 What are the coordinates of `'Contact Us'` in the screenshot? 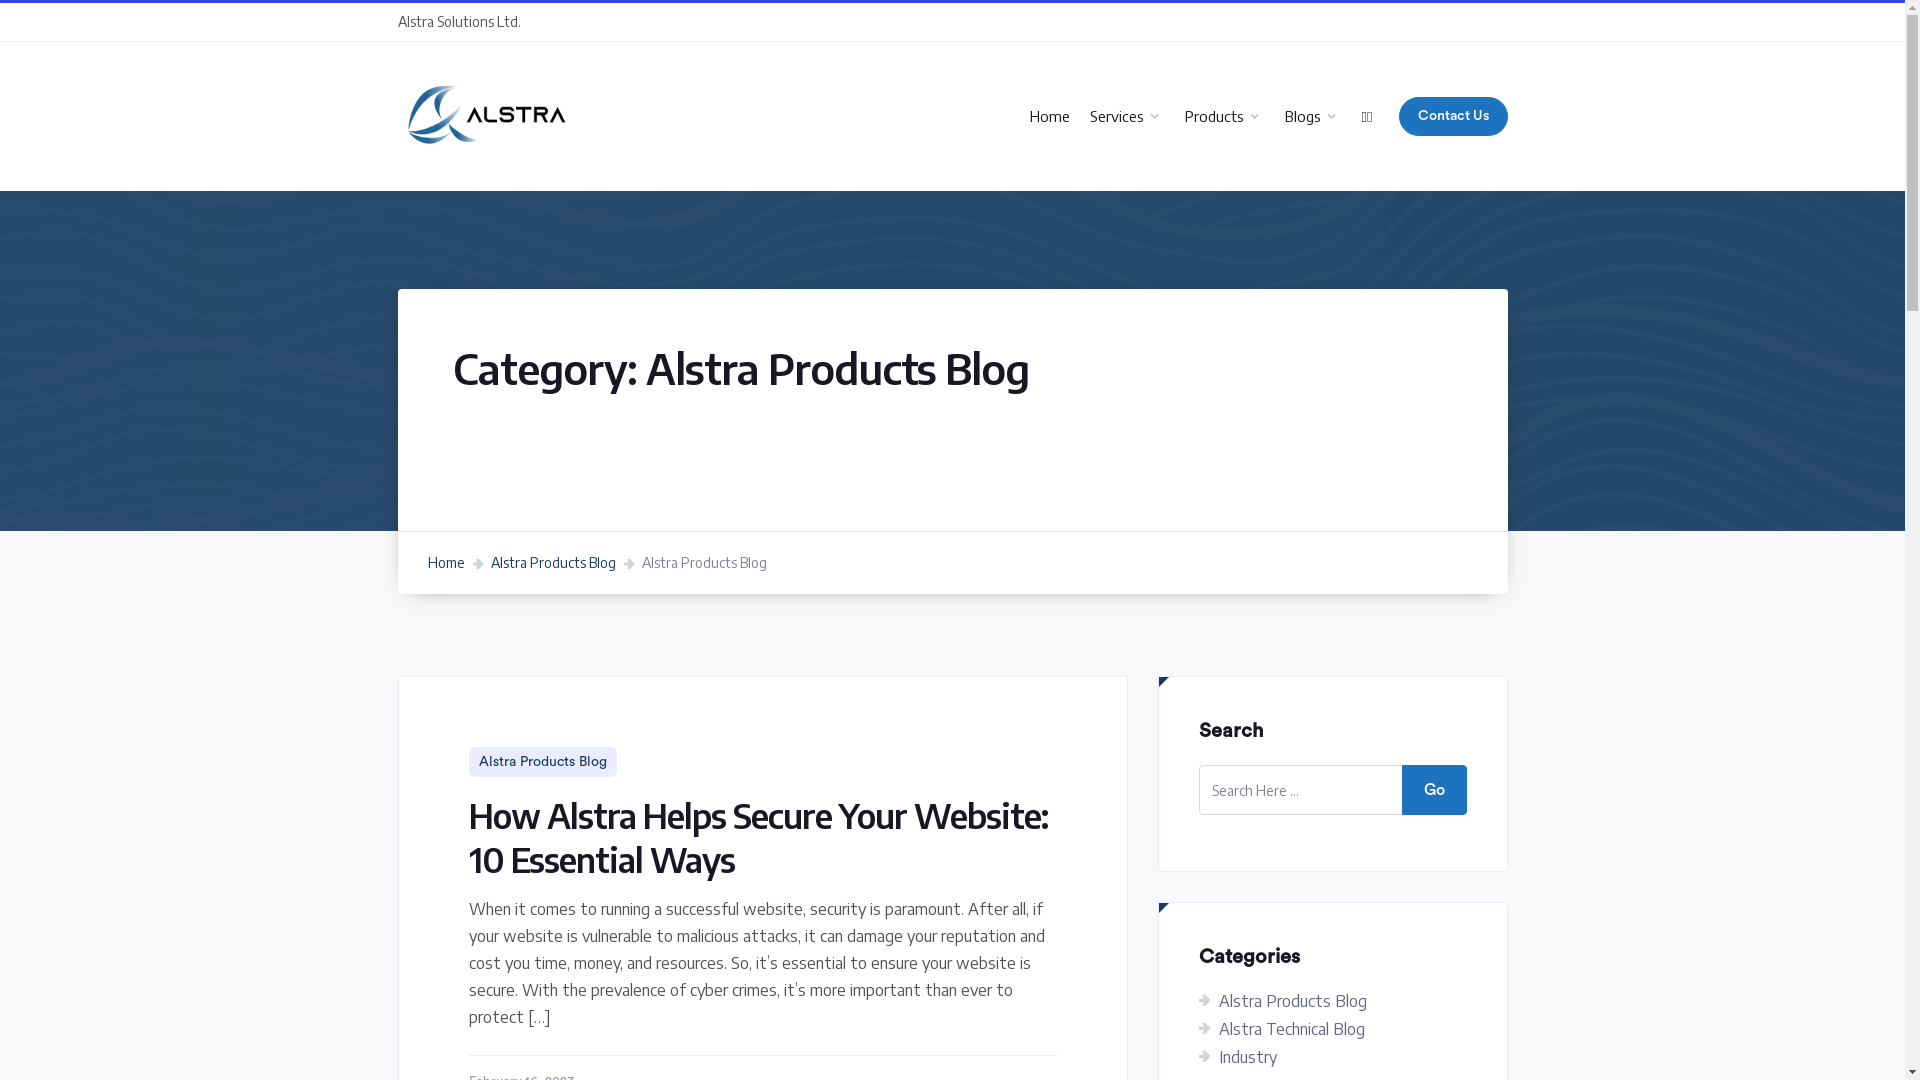 It's located at (1452, 116).